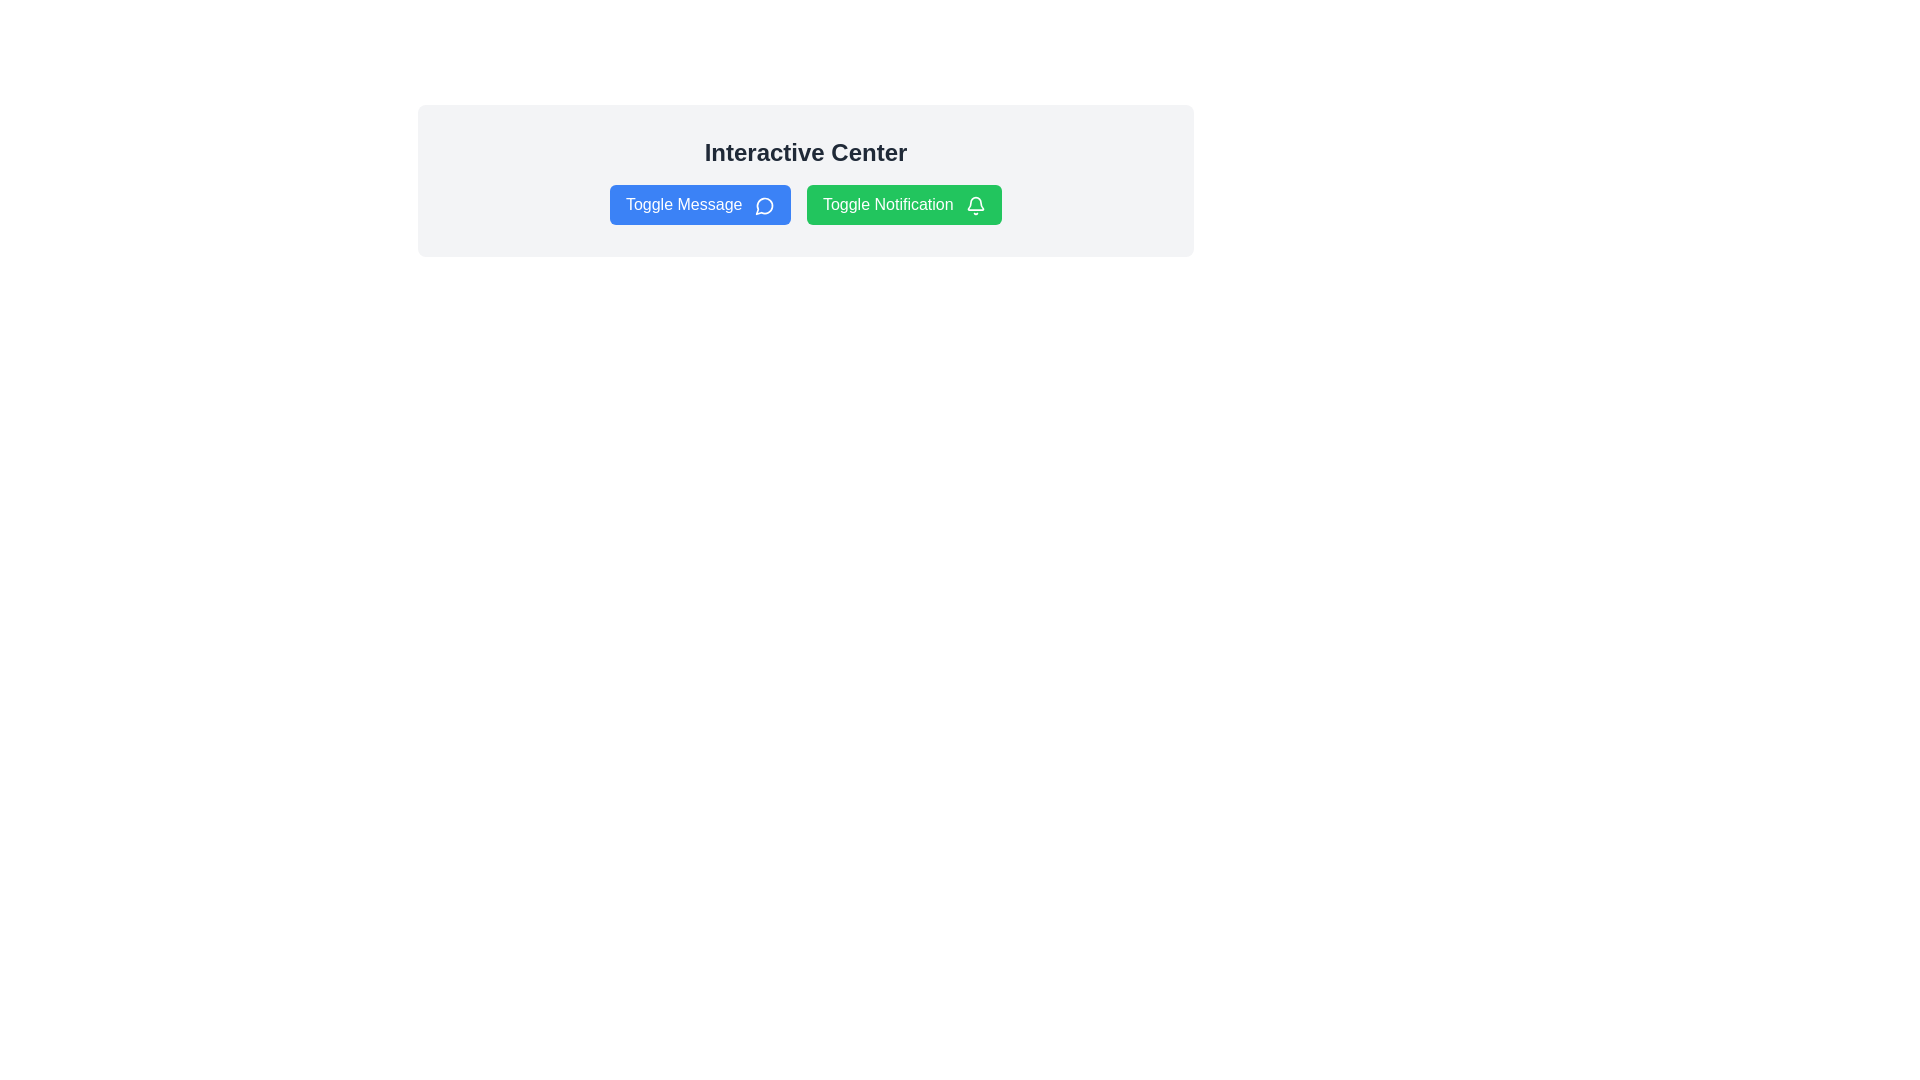  Describe the element at coordinates (763, 205) in the screenshot. I see `the decorative icon that represents the messaging feature, which is located on the right side of the 'Toggle Message' button` at that location.